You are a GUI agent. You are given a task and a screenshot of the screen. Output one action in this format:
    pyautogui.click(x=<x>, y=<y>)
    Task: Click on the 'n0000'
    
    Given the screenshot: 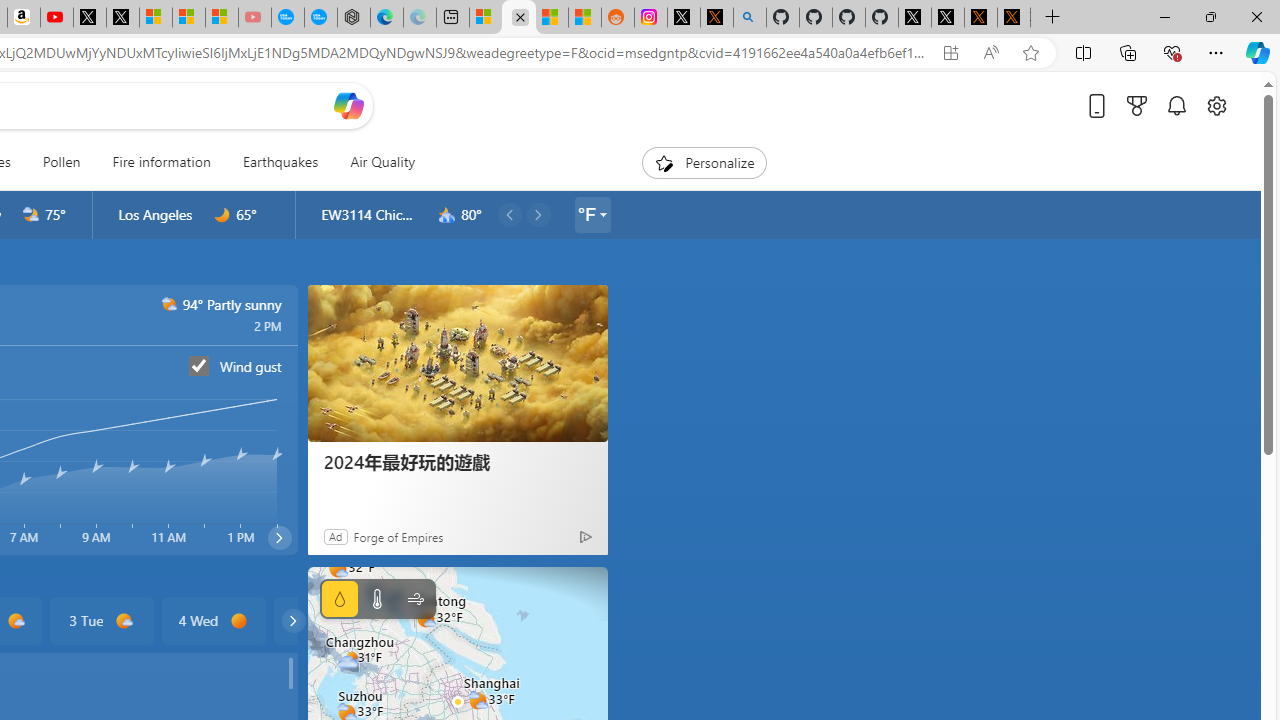 What is the action you would take?
    pyautogui.click(x=222, y=215)
    